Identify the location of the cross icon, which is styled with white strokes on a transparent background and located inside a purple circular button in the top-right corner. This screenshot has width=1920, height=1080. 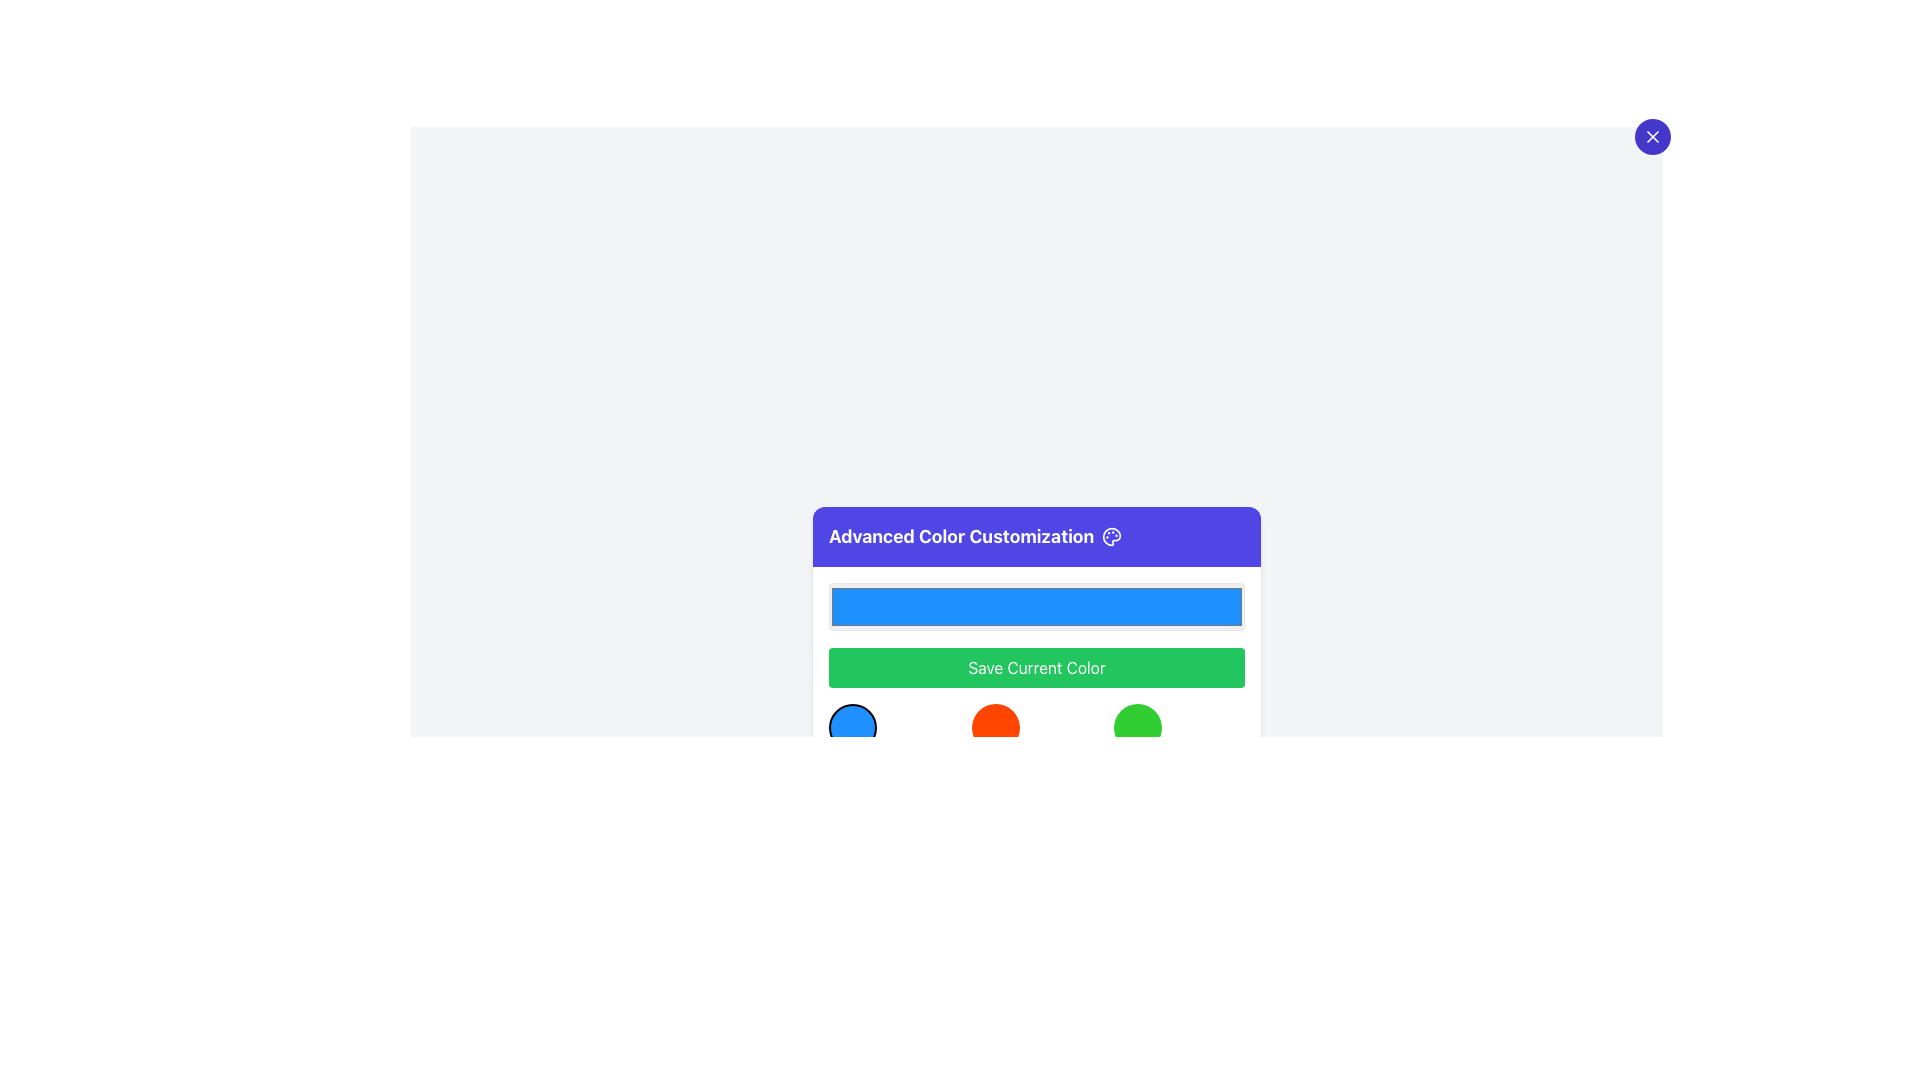
(1652, 136).